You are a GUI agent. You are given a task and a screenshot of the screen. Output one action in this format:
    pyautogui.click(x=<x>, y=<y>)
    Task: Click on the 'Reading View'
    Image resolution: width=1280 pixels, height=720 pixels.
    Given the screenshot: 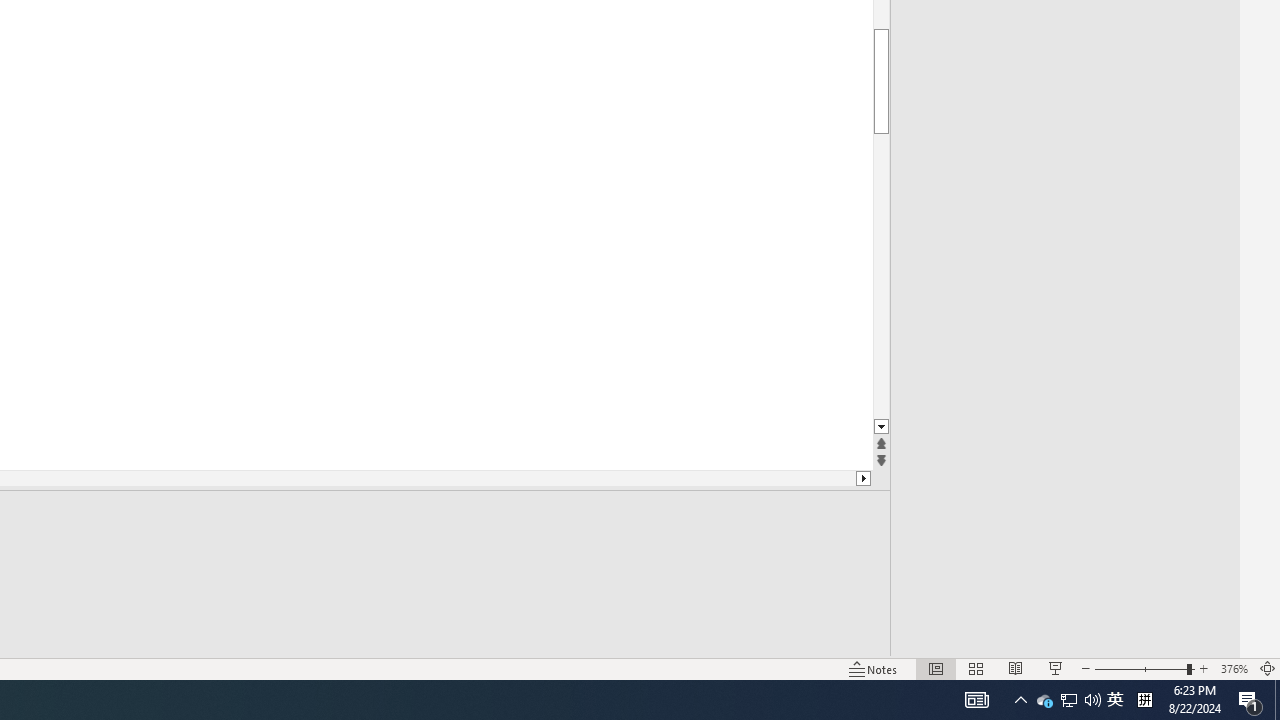 What is the action you would take?
    pyautogui.click(x=1015, y=669)
    